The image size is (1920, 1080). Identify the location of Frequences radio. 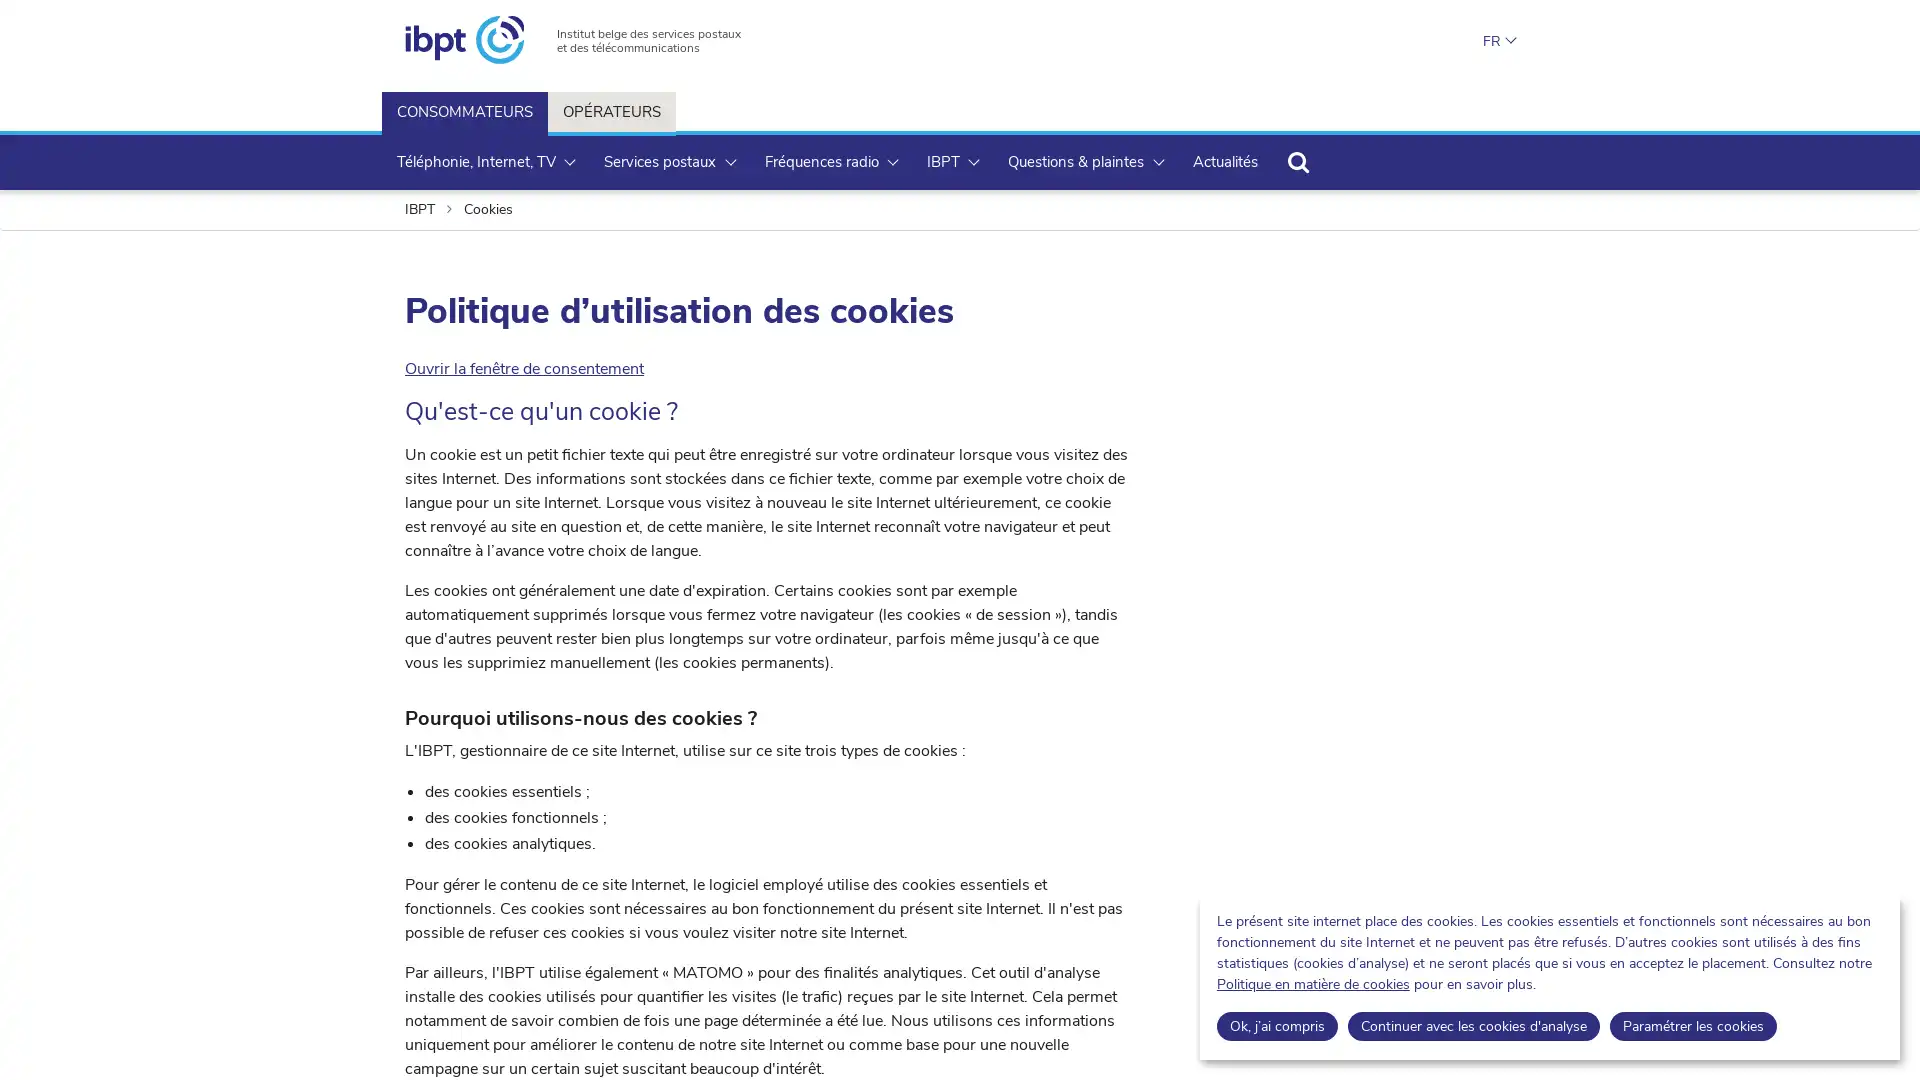
(830, 161).